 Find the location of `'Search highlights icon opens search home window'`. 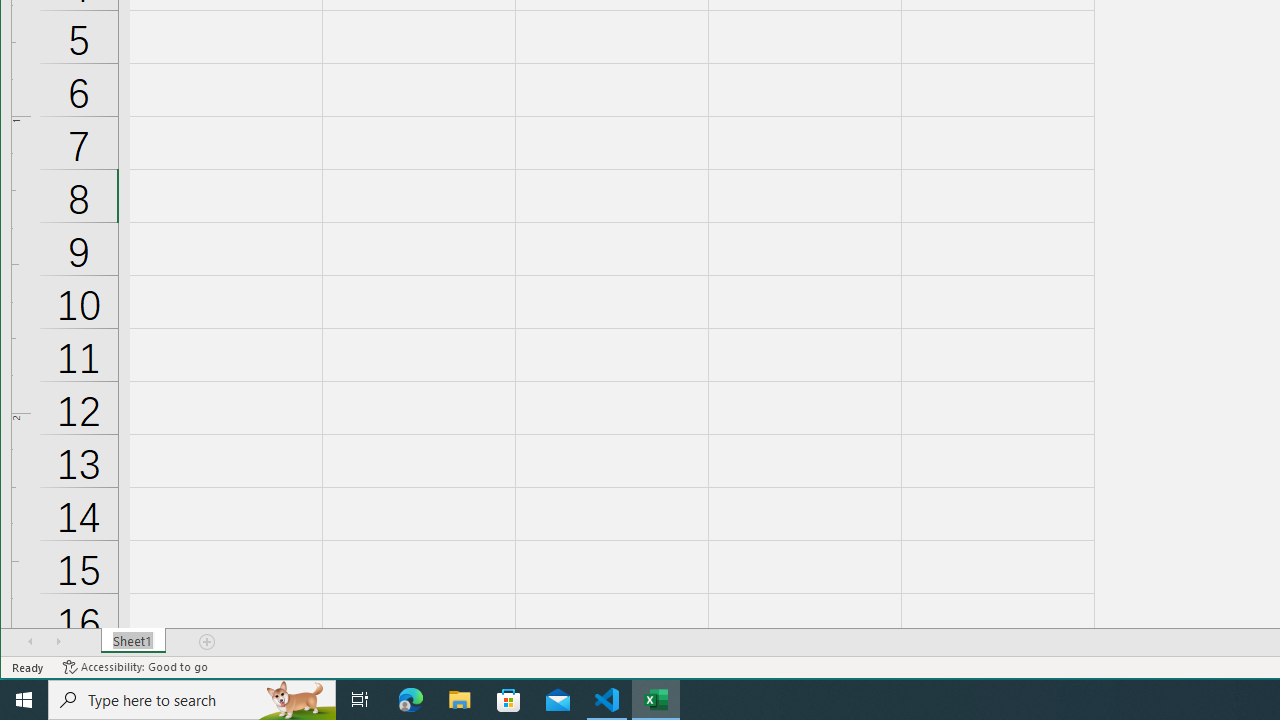

'Search highlights icon opens search home window' is located at coordinates (294, 698).